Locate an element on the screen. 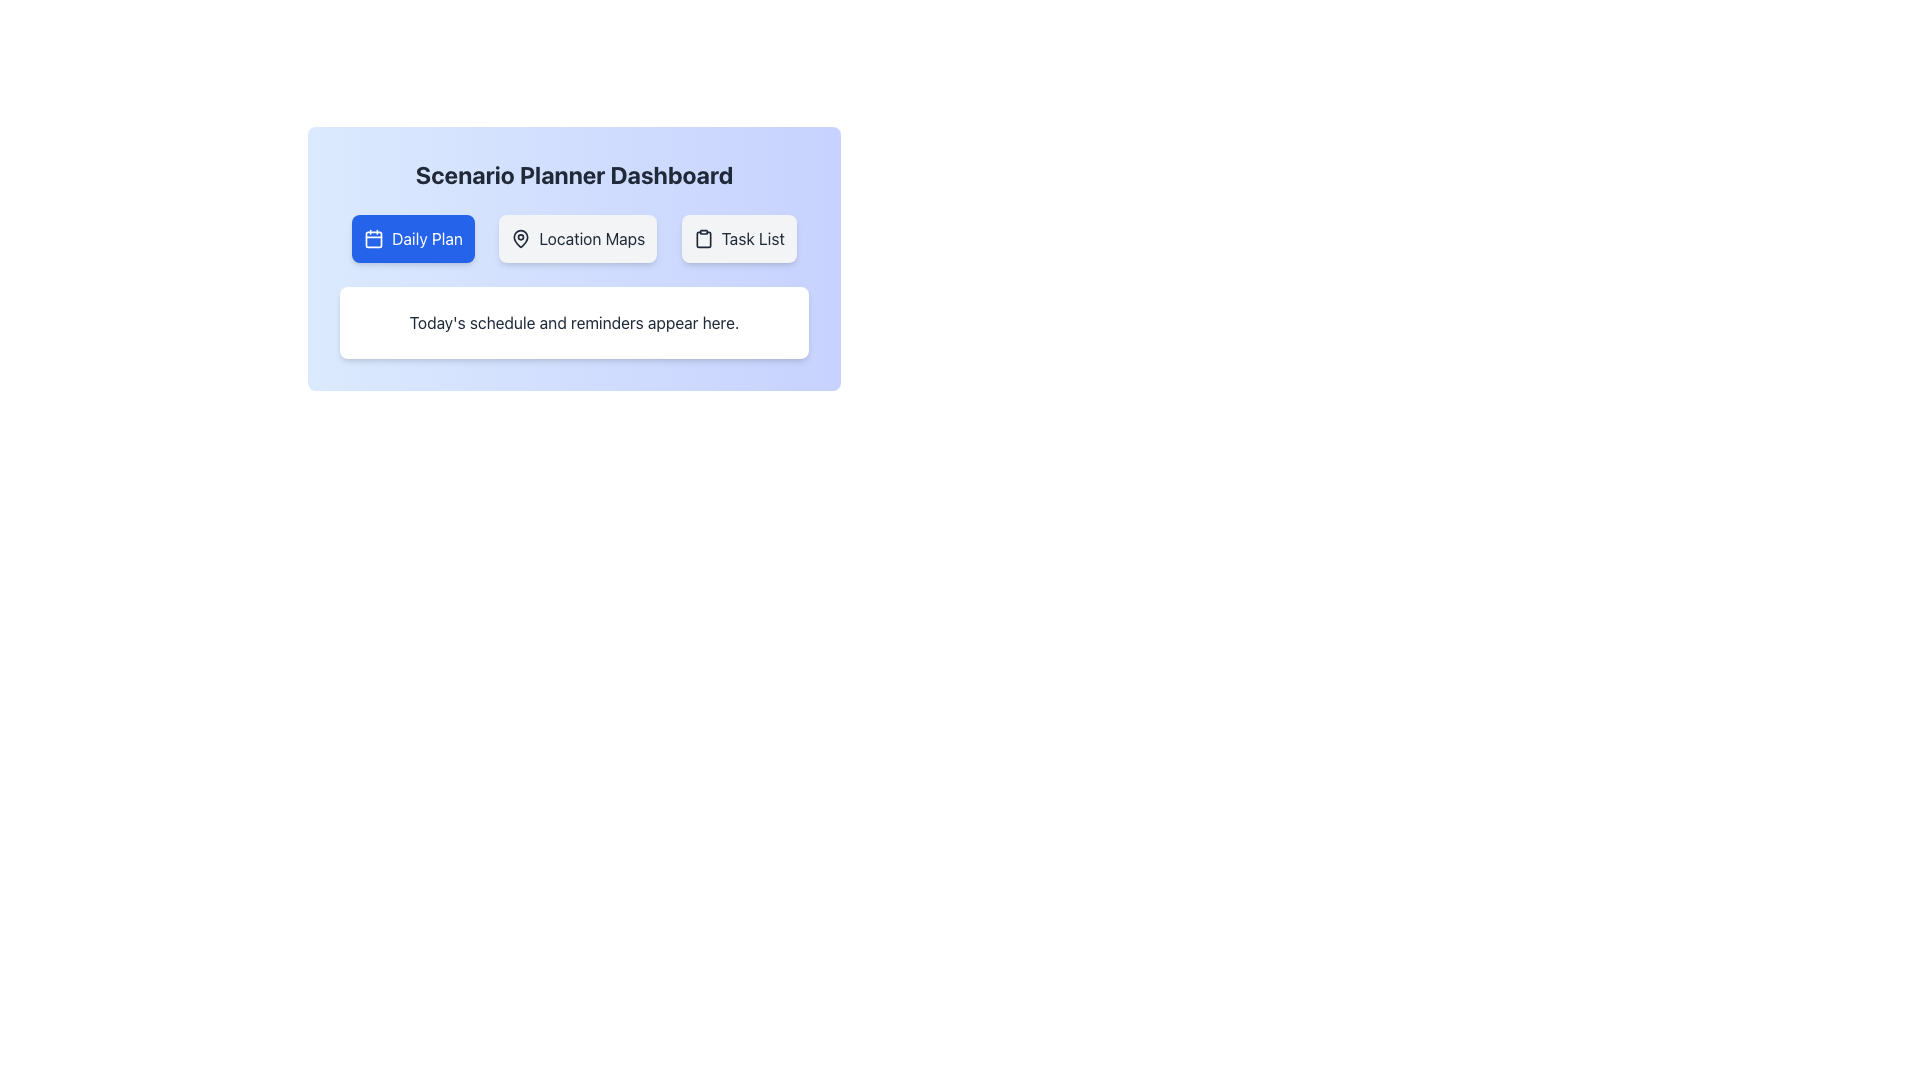 This screenshot has height=1080, width=1920. the 'Task List' button, which is a rectangular button with rounded corners, light gray background, and dark gray text, positioned on the rightmost side of three buttons is located at coordinates (738, 238).